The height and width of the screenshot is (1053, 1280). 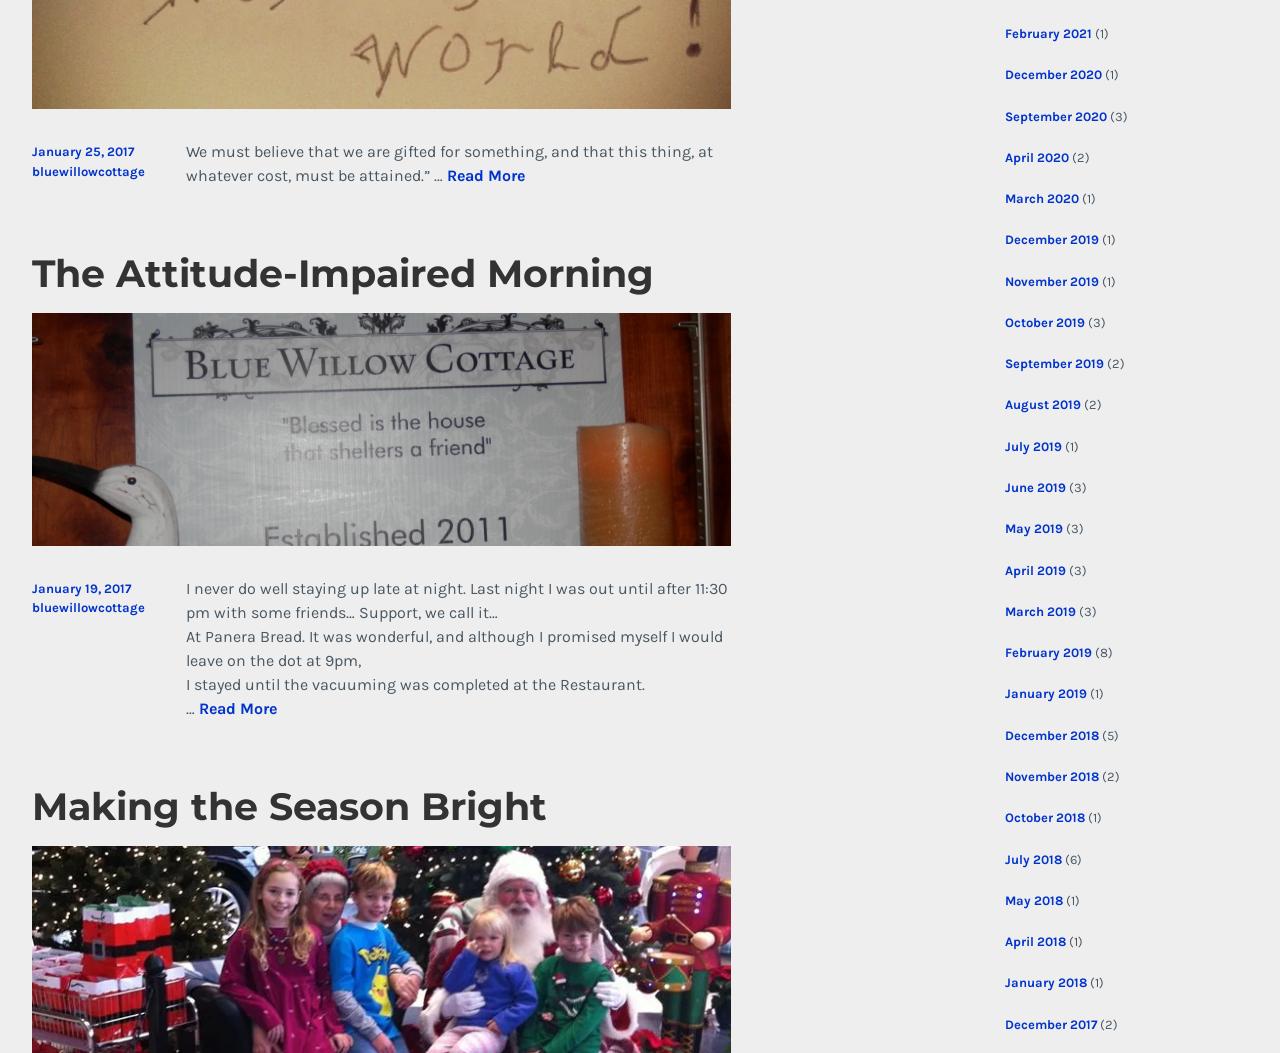 I want to click on 'February 2021', so click(x=1046, y=32).